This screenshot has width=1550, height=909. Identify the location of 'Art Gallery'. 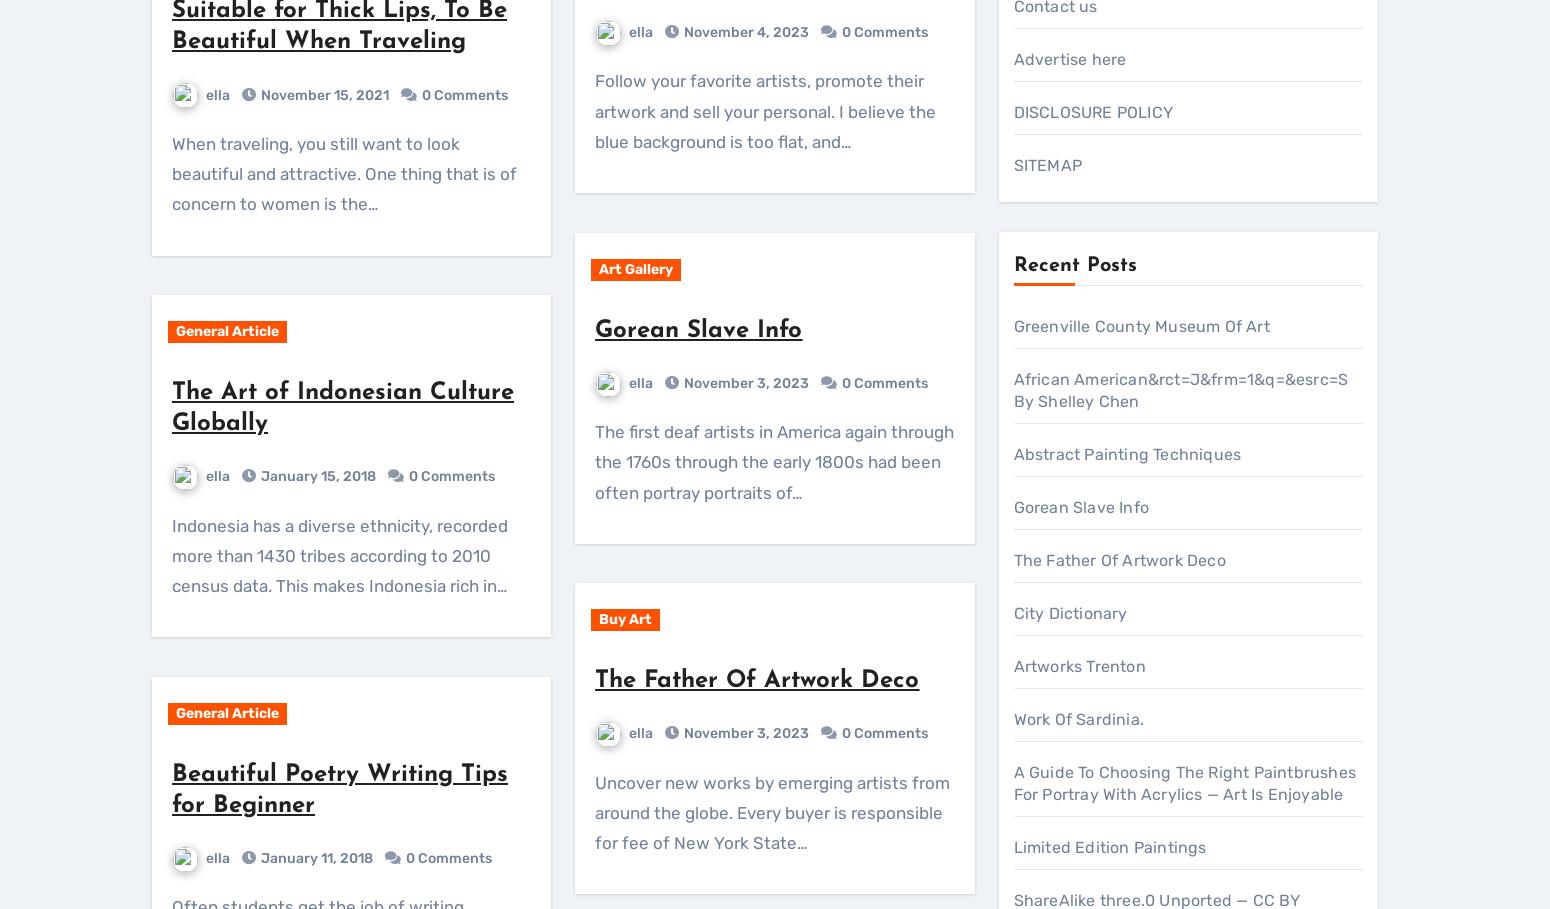
(1126, 824).